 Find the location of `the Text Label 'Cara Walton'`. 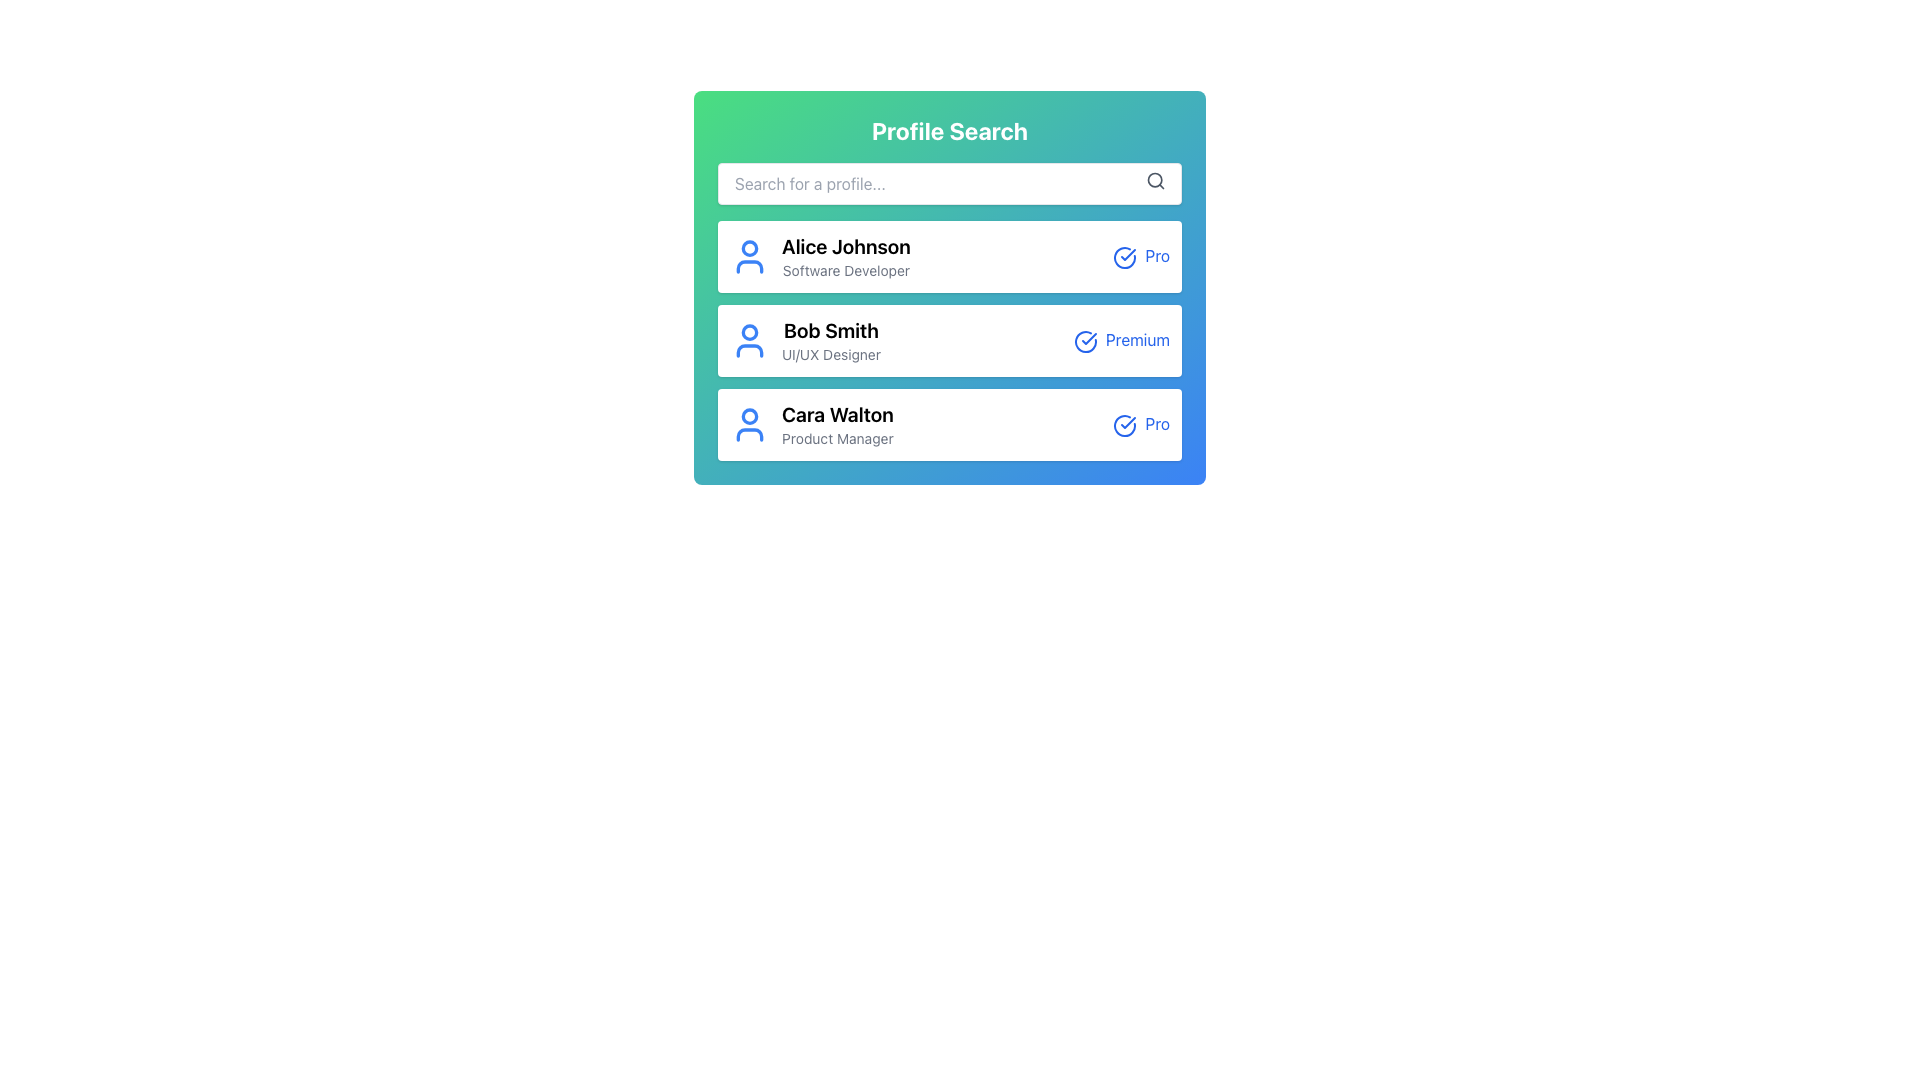

the Text Label 'Cara Walton' is located at coordinates (837, 414).